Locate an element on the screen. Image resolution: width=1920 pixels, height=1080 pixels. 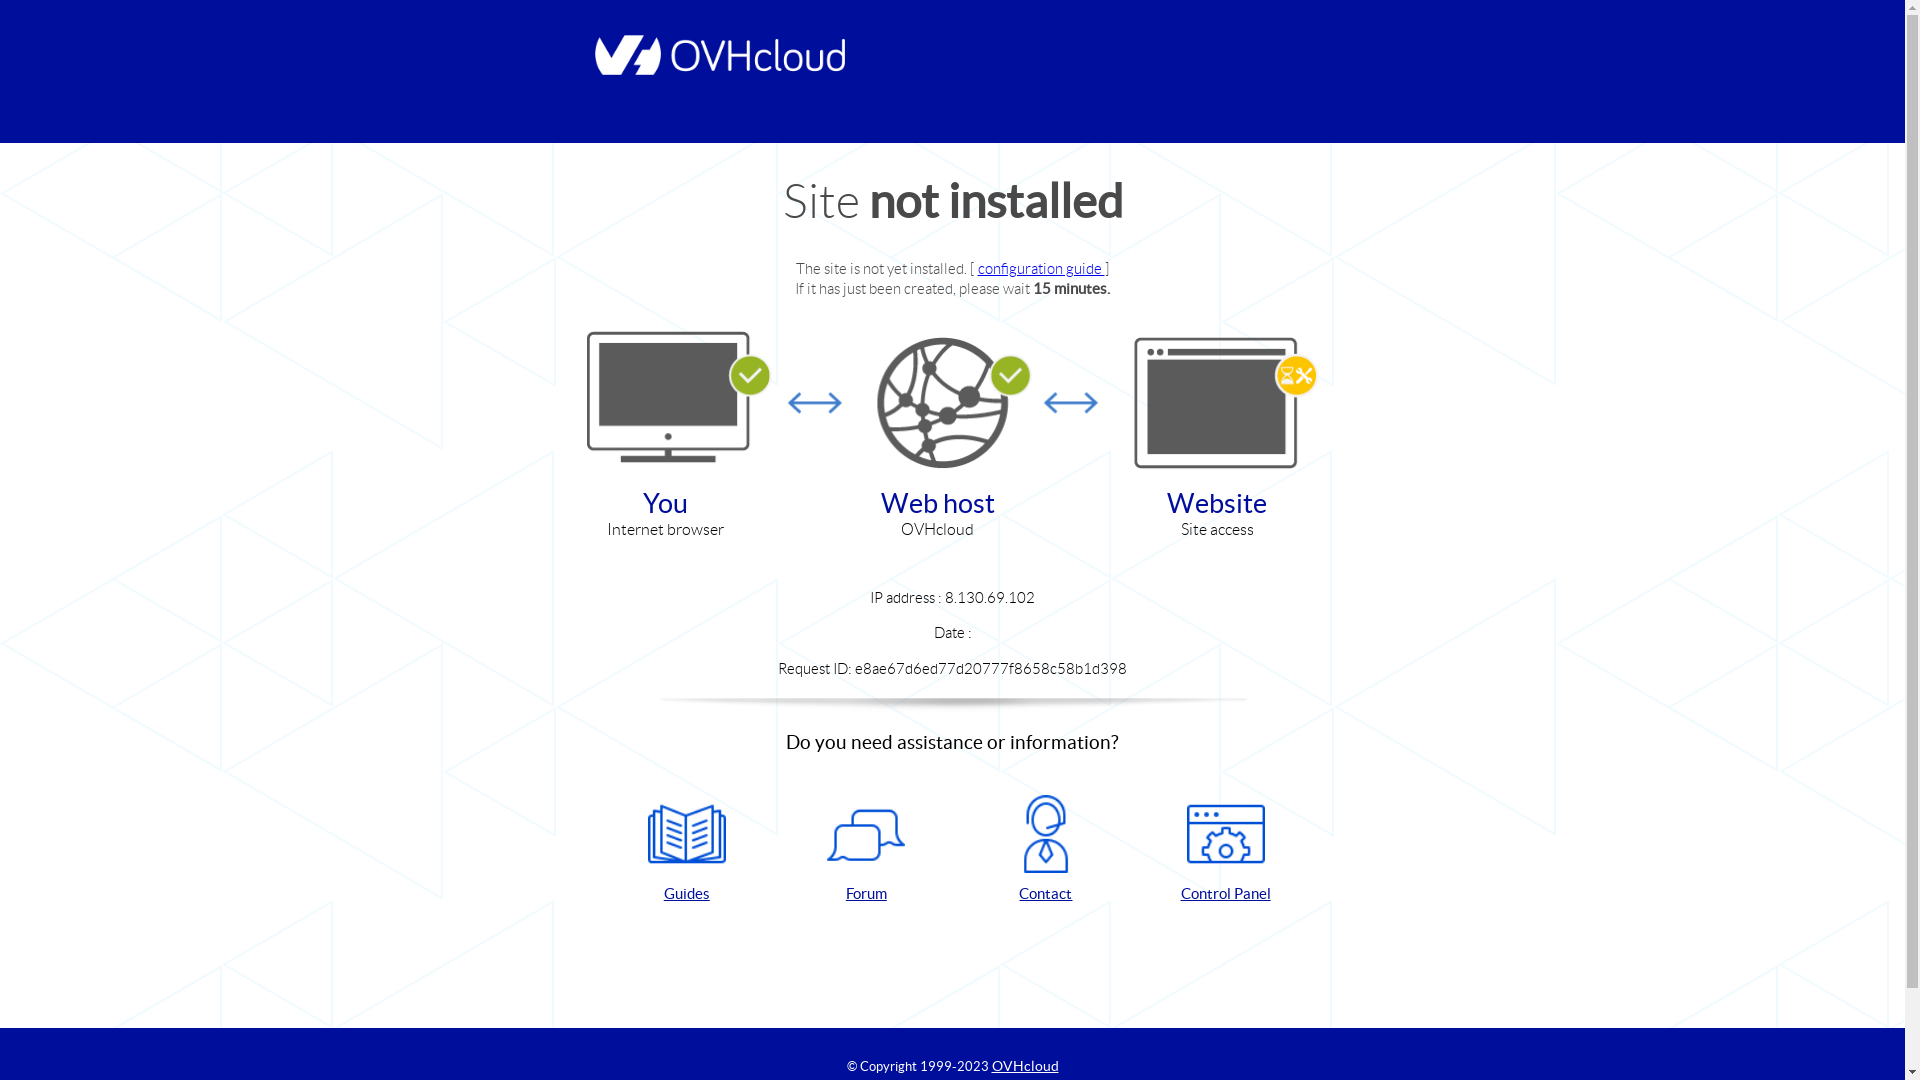
'Guides' is located at coordinates (686, 849).